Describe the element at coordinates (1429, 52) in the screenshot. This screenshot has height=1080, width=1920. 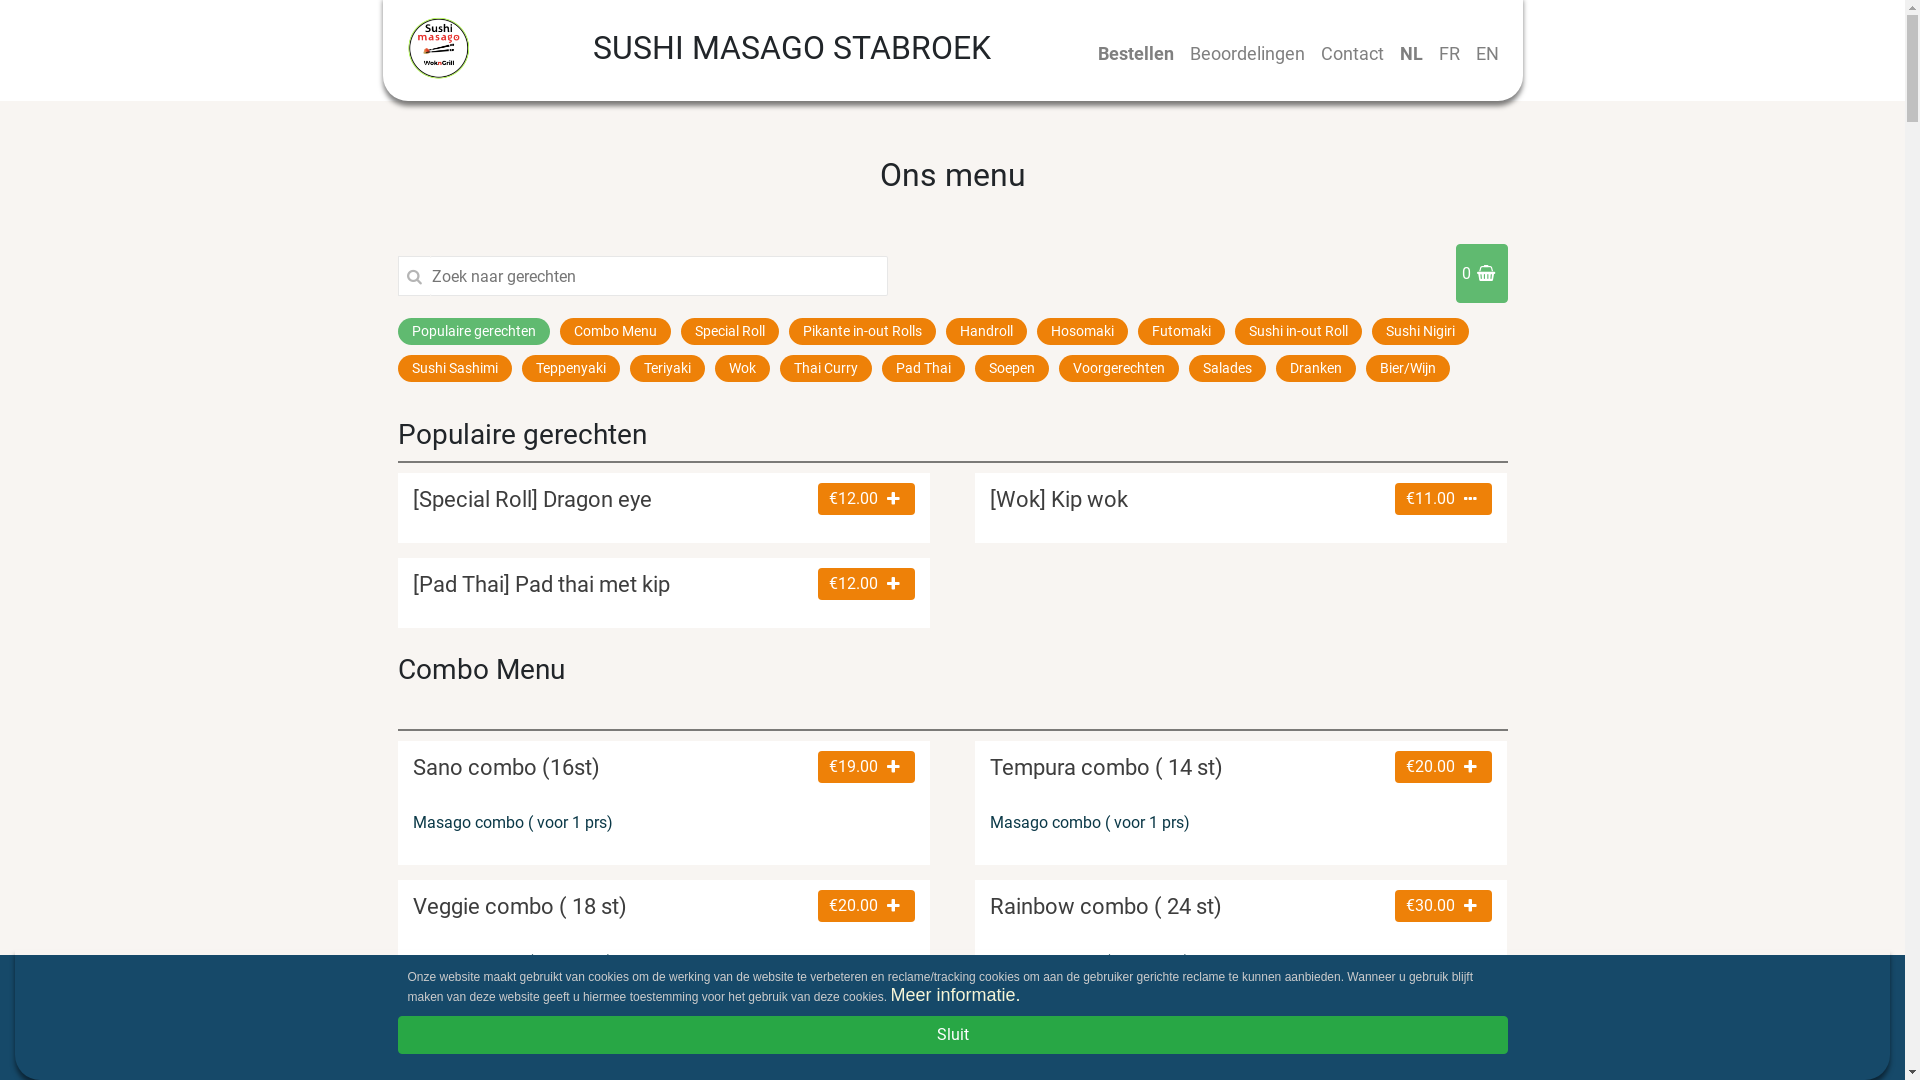
I see `'FR'` at that location.